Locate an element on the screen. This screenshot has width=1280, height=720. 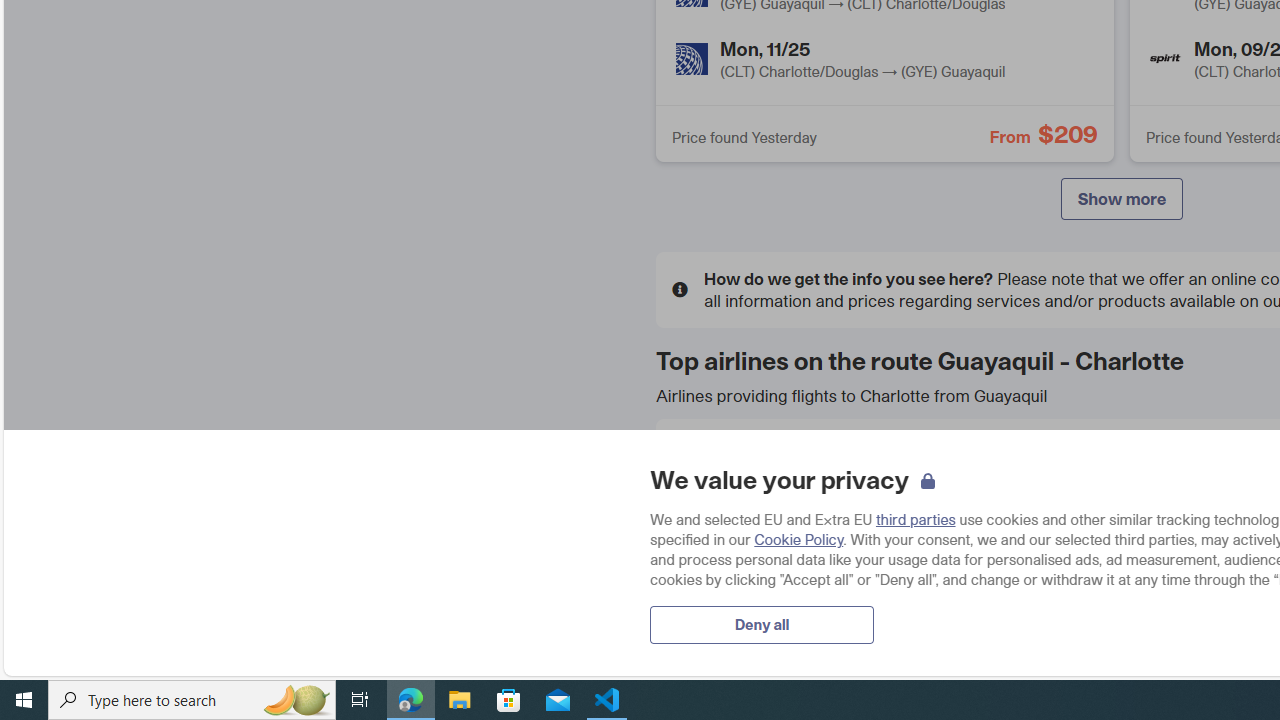
'Show more' is located at coordinates (1121, 199).